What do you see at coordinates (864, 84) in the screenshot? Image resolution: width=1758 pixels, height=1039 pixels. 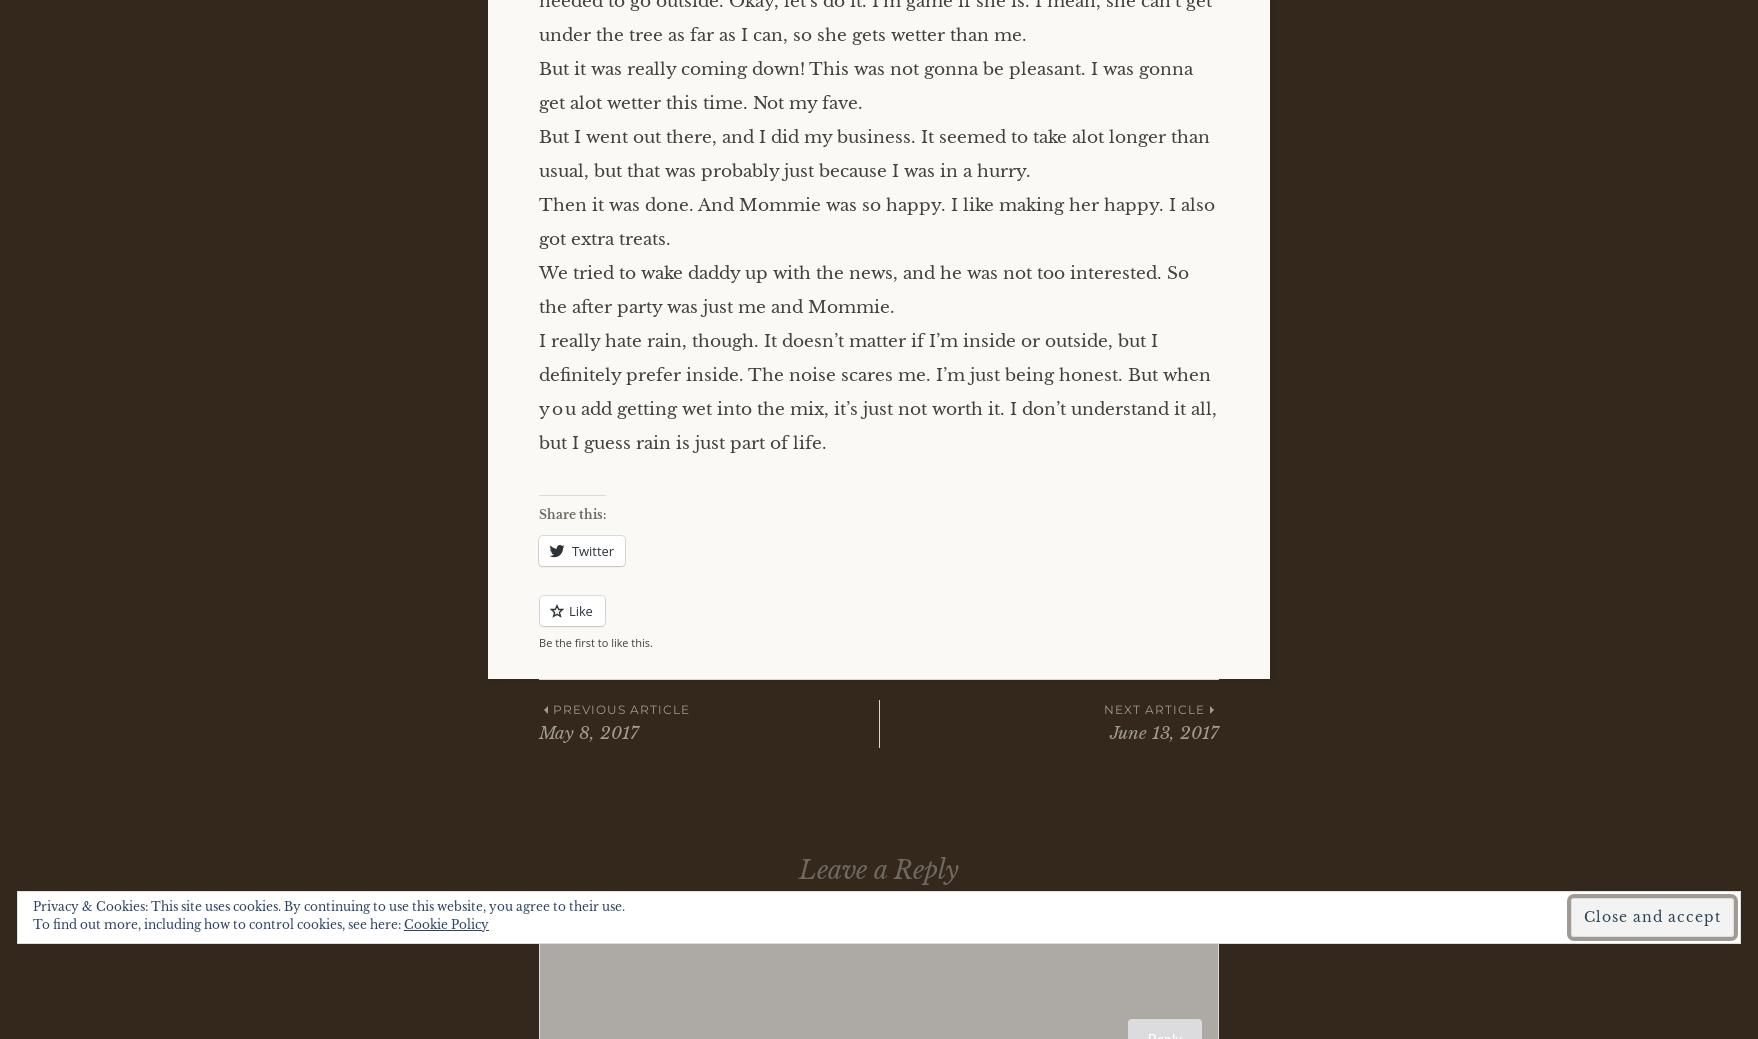 I see `'But it was really coming down! This was not gonna be pleasant. I was gonna get alot wetter this time. Not my fave.'` at bounding box center [864, 84].